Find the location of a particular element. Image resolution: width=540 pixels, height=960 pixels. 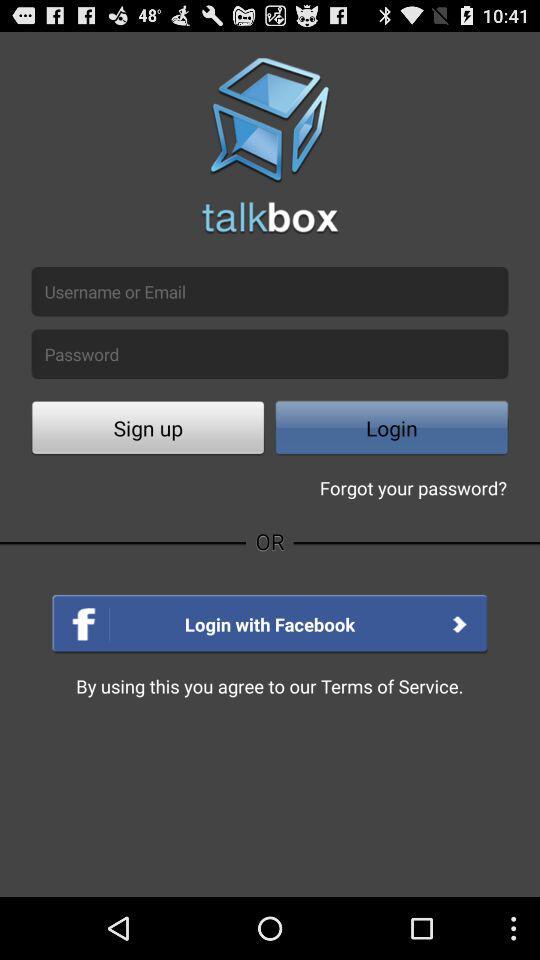

the sign up icon is located at coordinates (147, 430).